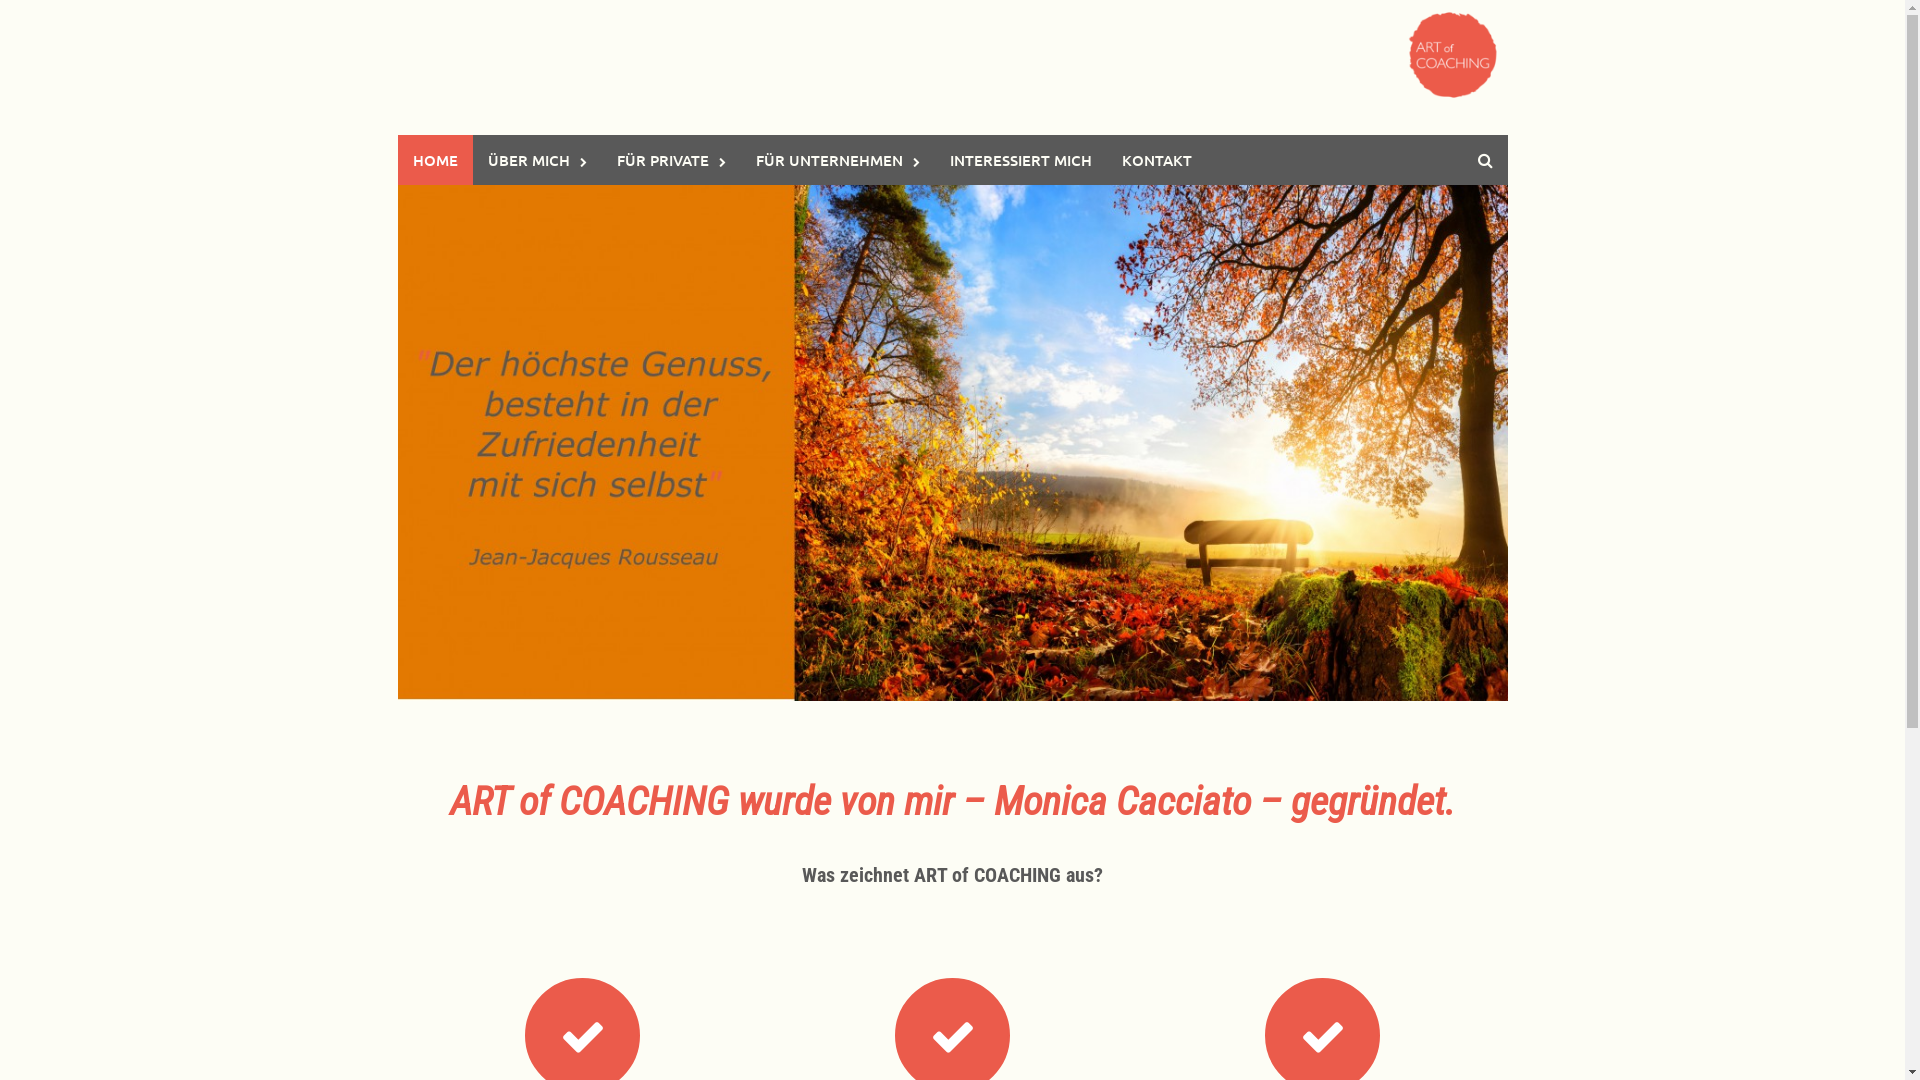  What do you see at coordinates (1019, 158) in the screenshot?
I see `'INTERESSIERT MICH'` at bounding box center [1019, 158].